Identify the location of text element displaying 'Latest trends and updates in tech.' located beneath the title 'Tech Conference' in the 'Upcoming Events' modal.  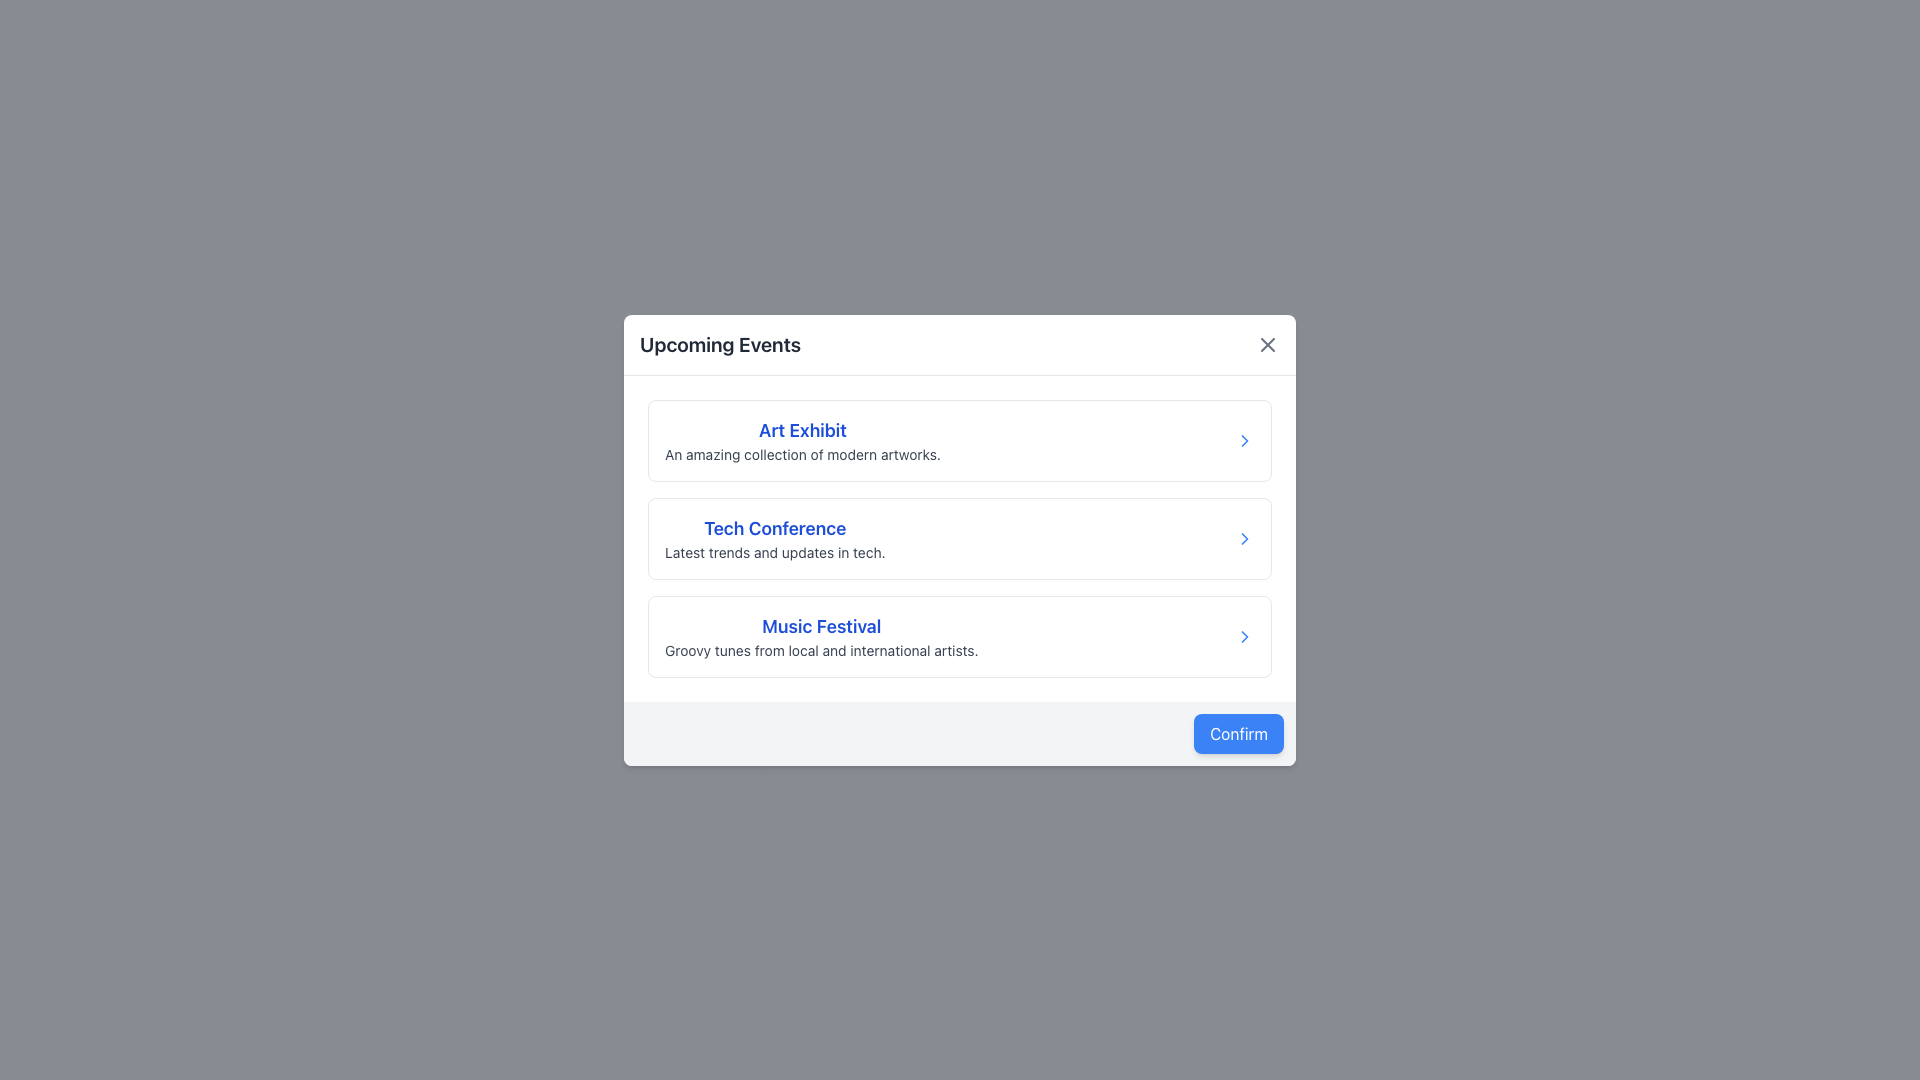
(774, 552).